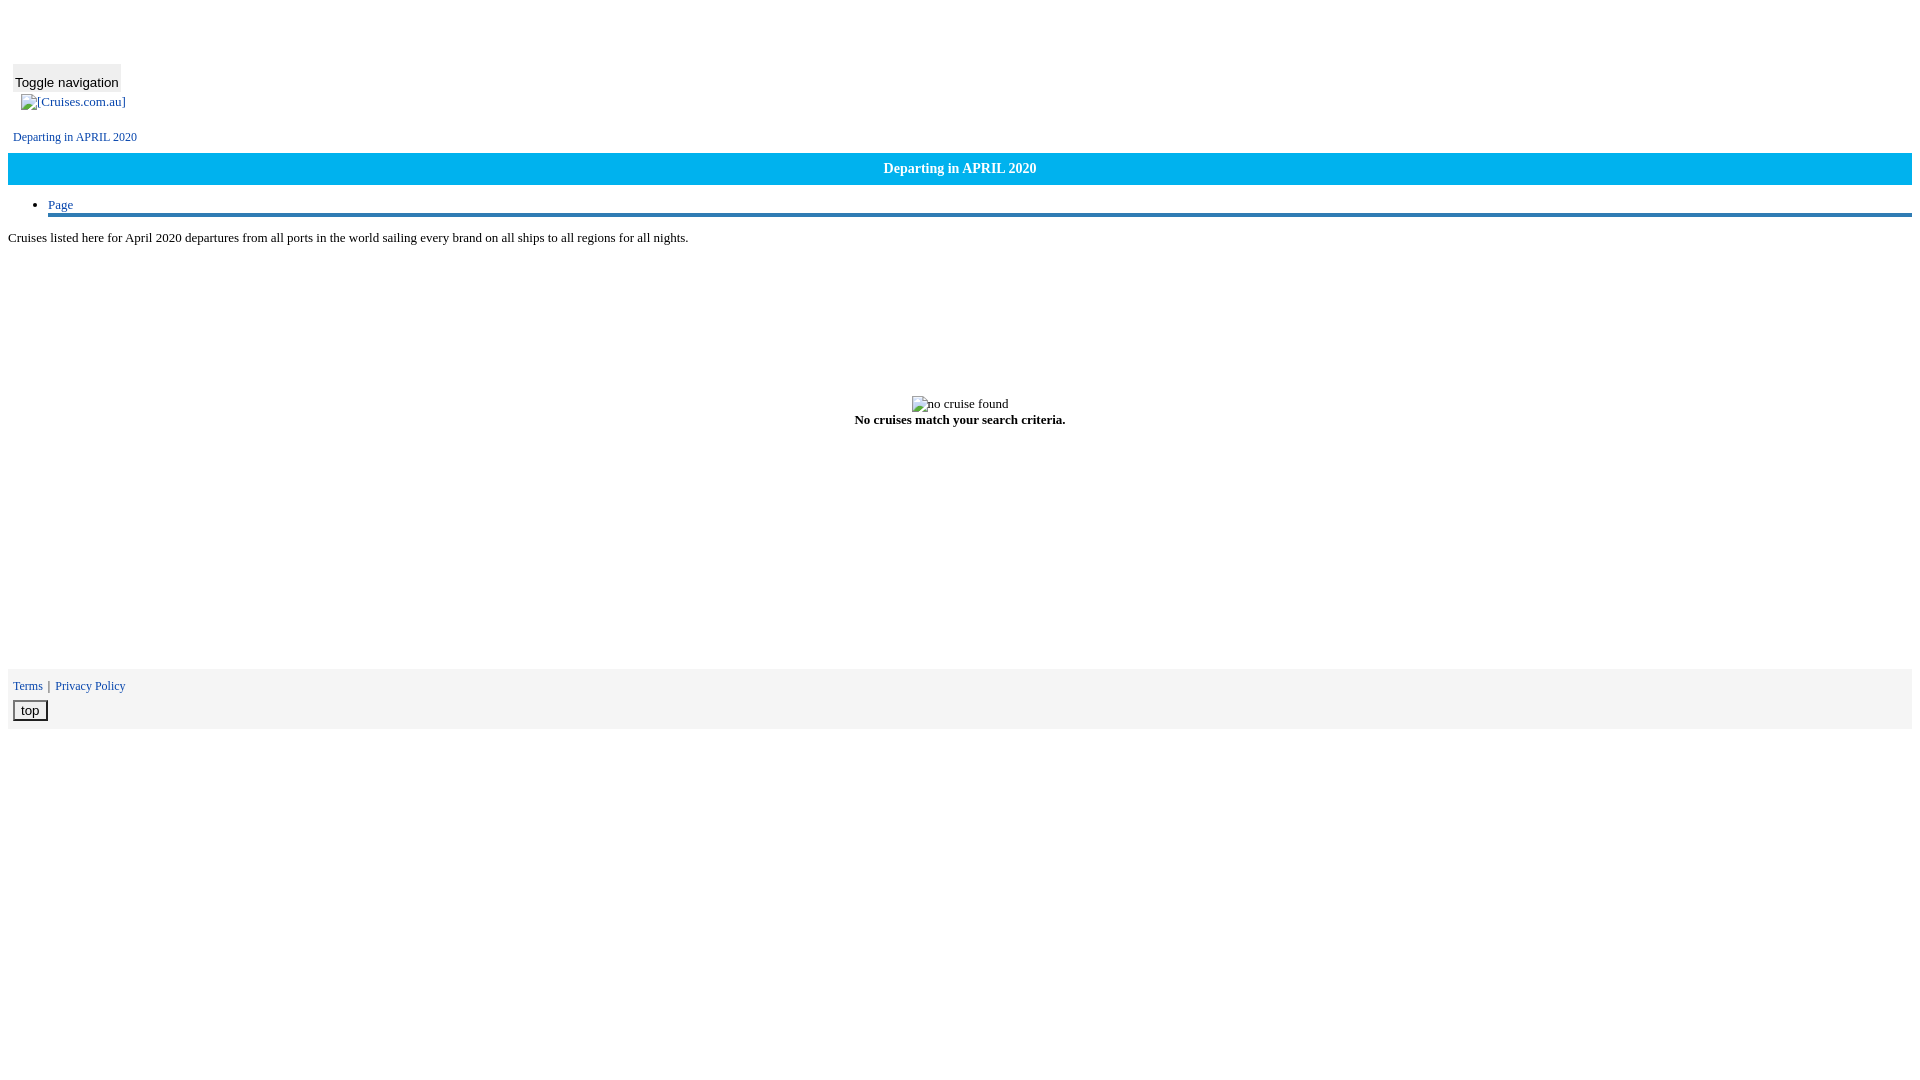 This screenshot has width=1920, height=1080. What do you see at coordinates (75, 136) in the screenshot?
I see `'Departing in APRIL 2020'` at bounding box center [75, 136].